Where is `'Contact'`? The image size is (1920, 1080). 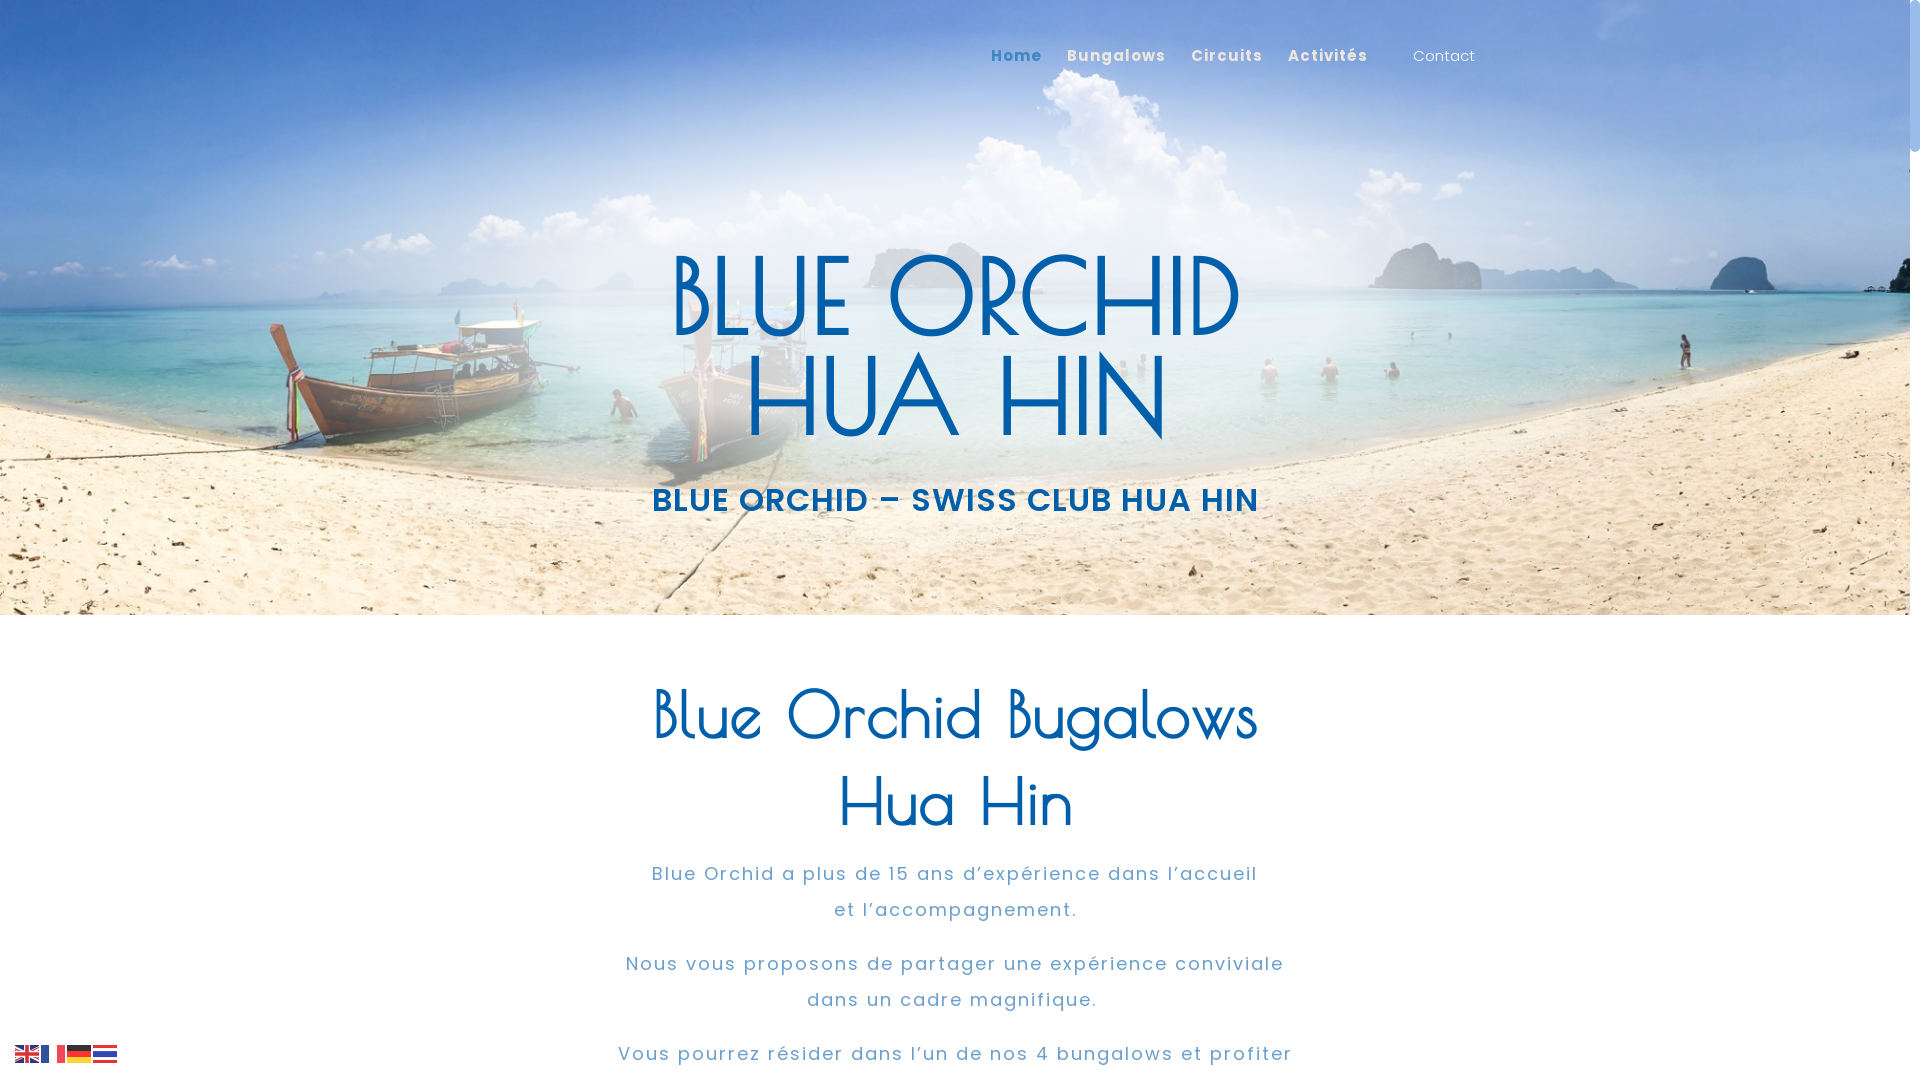
'Contact' is located at coordinates (1444, 55).